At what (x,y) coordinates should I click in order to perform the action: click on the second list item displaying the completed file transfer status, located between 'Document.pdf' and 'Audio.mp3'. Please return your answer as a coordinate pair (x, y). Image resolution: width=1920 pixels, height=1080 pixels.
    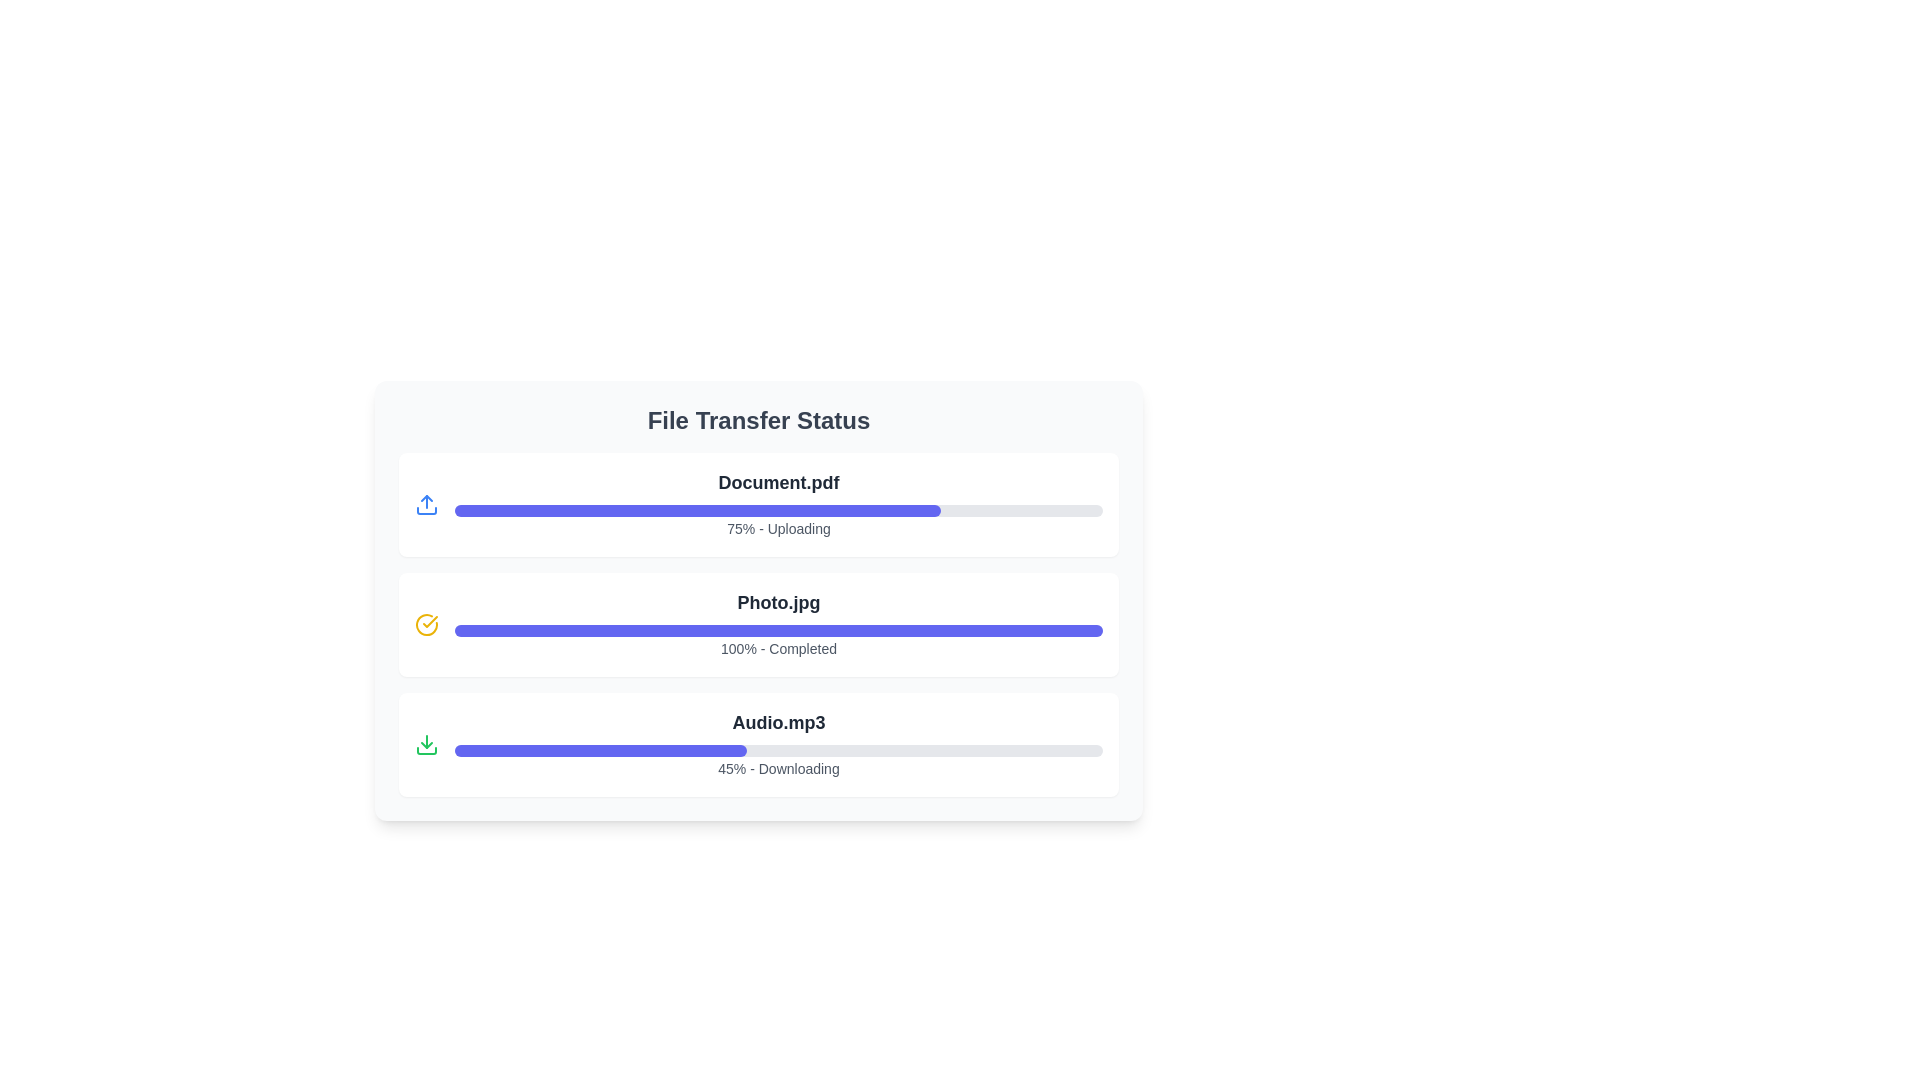
    Looking at the image, I should click on (757, 623).